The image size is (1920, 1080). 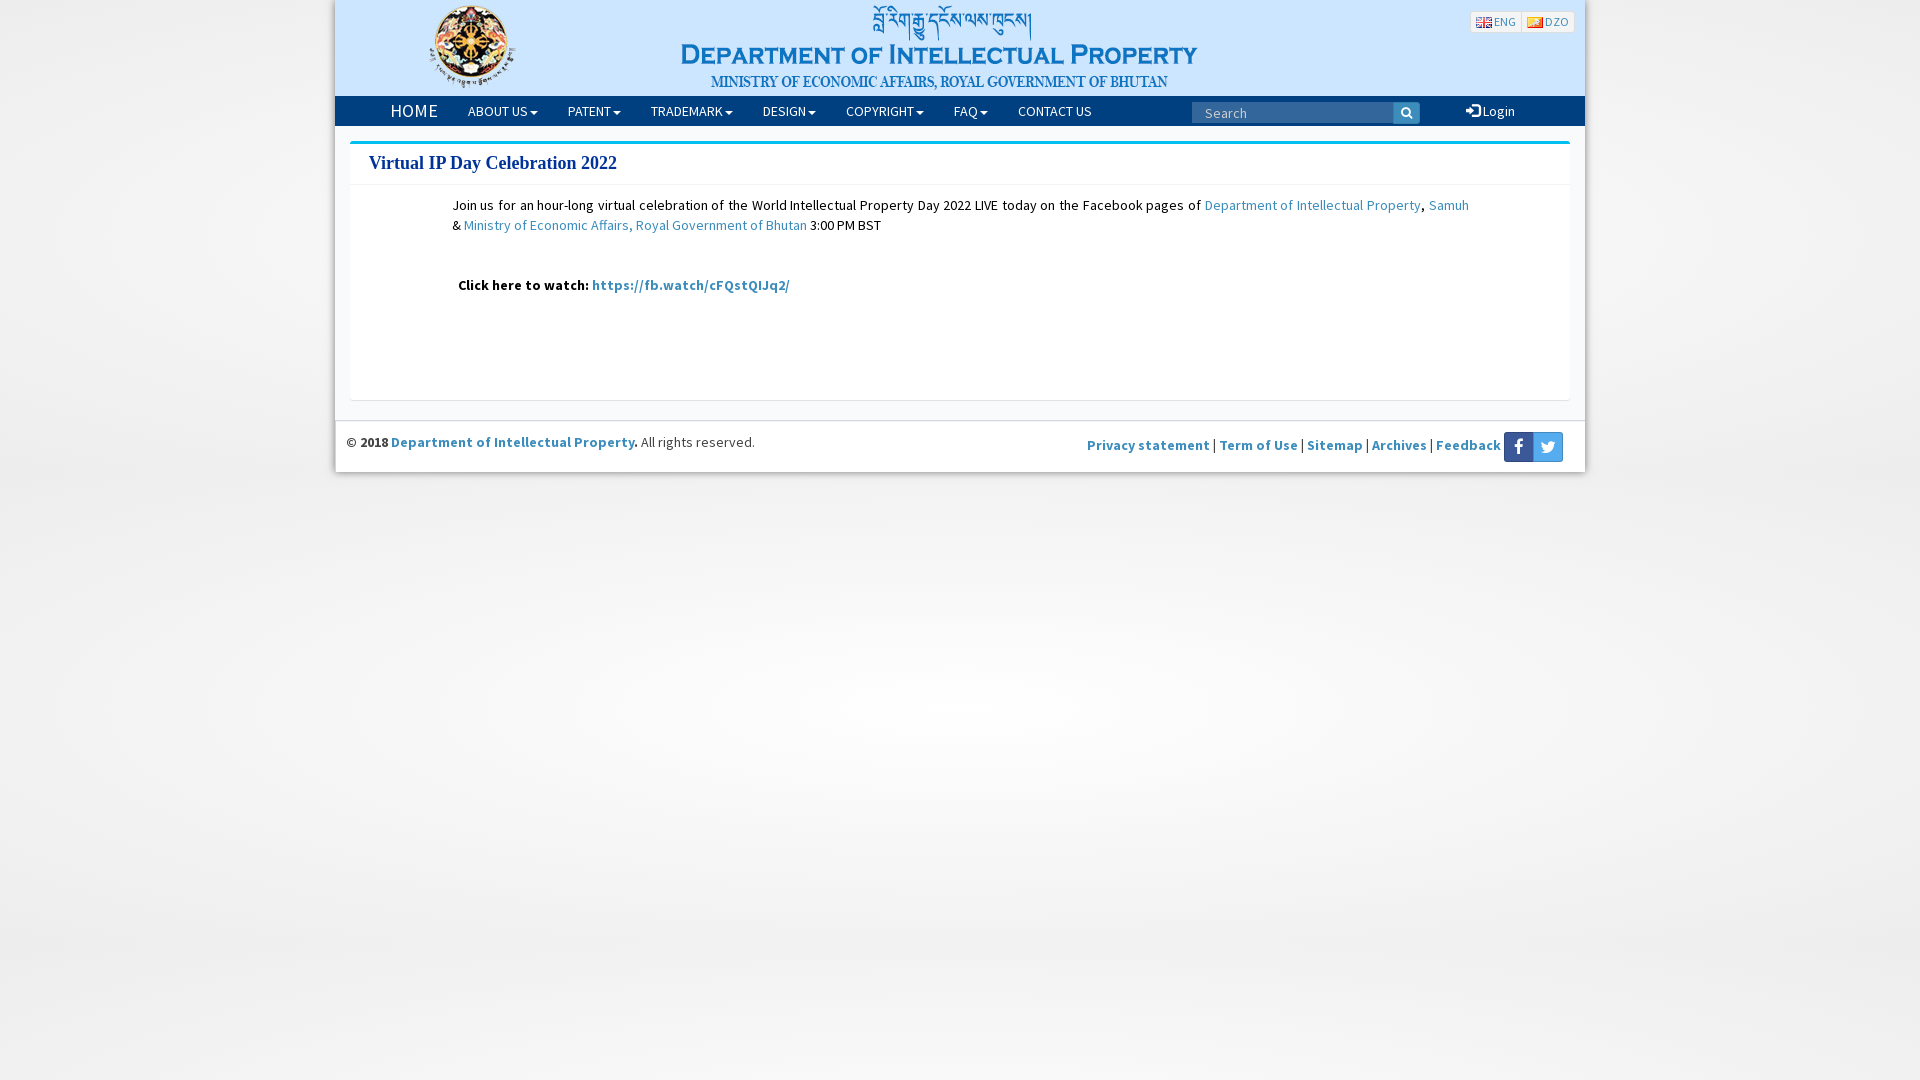 What do you see at coordinates (1547, 446) in the screenshot?
I see `'twitter'` at bounding box center [1547, 446].